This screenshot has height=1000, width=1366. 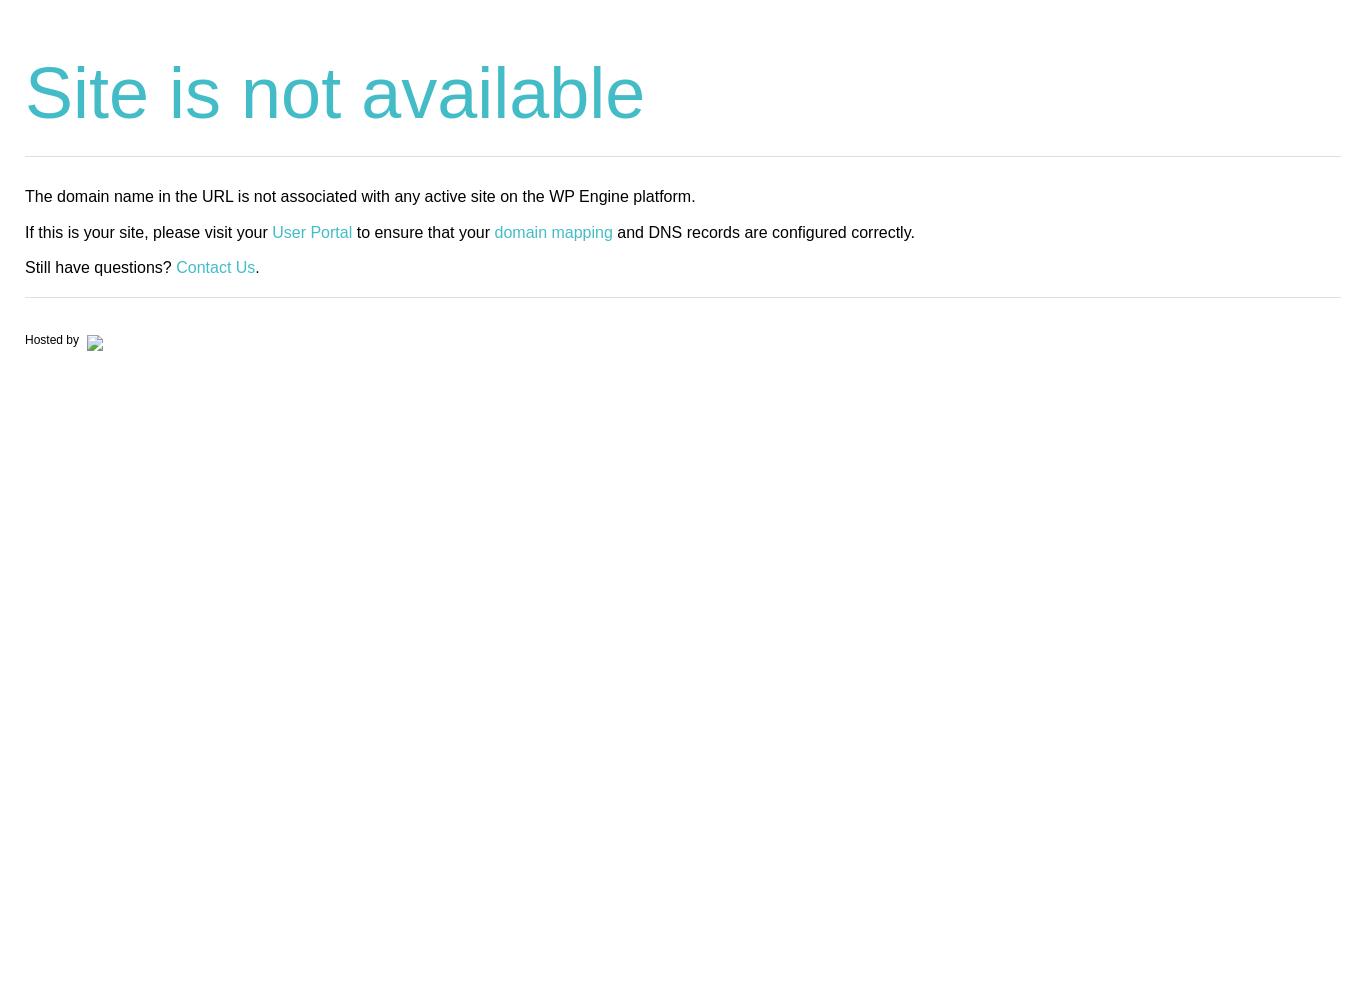 What do you see at coordinates (24, 195) in the screenshot?
I see `'The domain name in the URL is not associated with any active site on the WP Engine platform.'` at bounding box center [24, 195].